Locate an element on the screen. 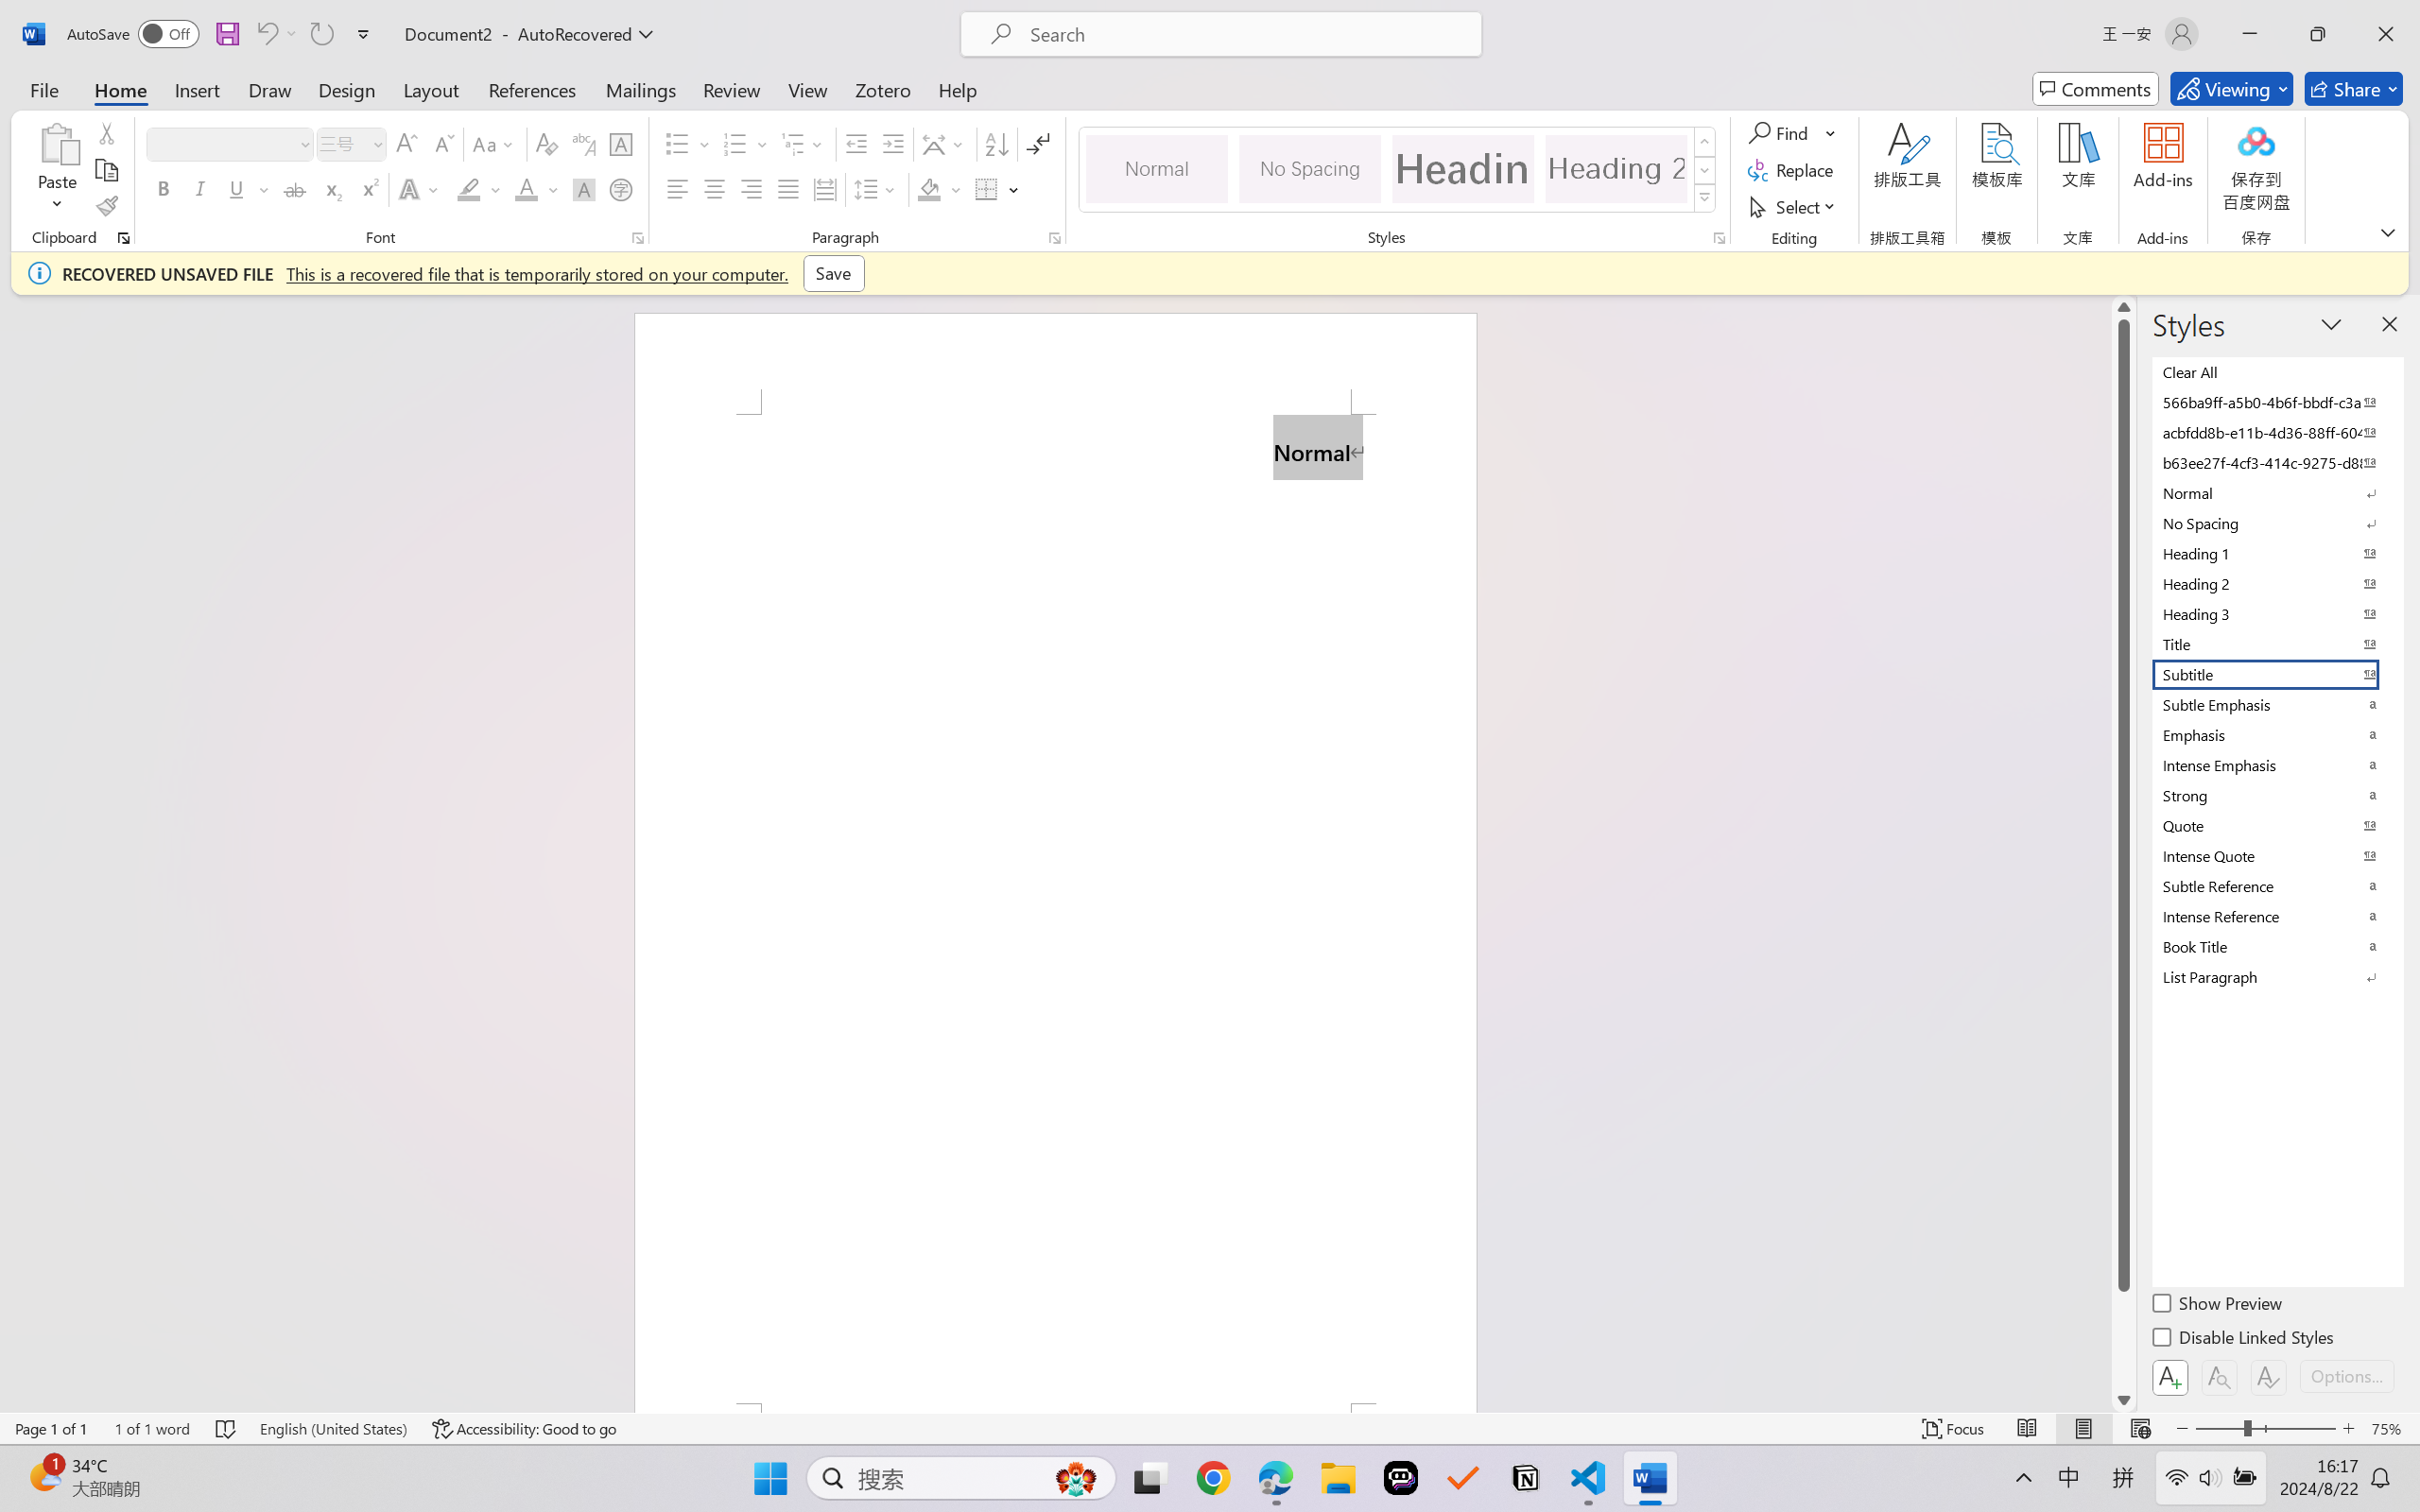 The image size is (2420, 1512). 'Title' is located at coordinates (2275, 643).